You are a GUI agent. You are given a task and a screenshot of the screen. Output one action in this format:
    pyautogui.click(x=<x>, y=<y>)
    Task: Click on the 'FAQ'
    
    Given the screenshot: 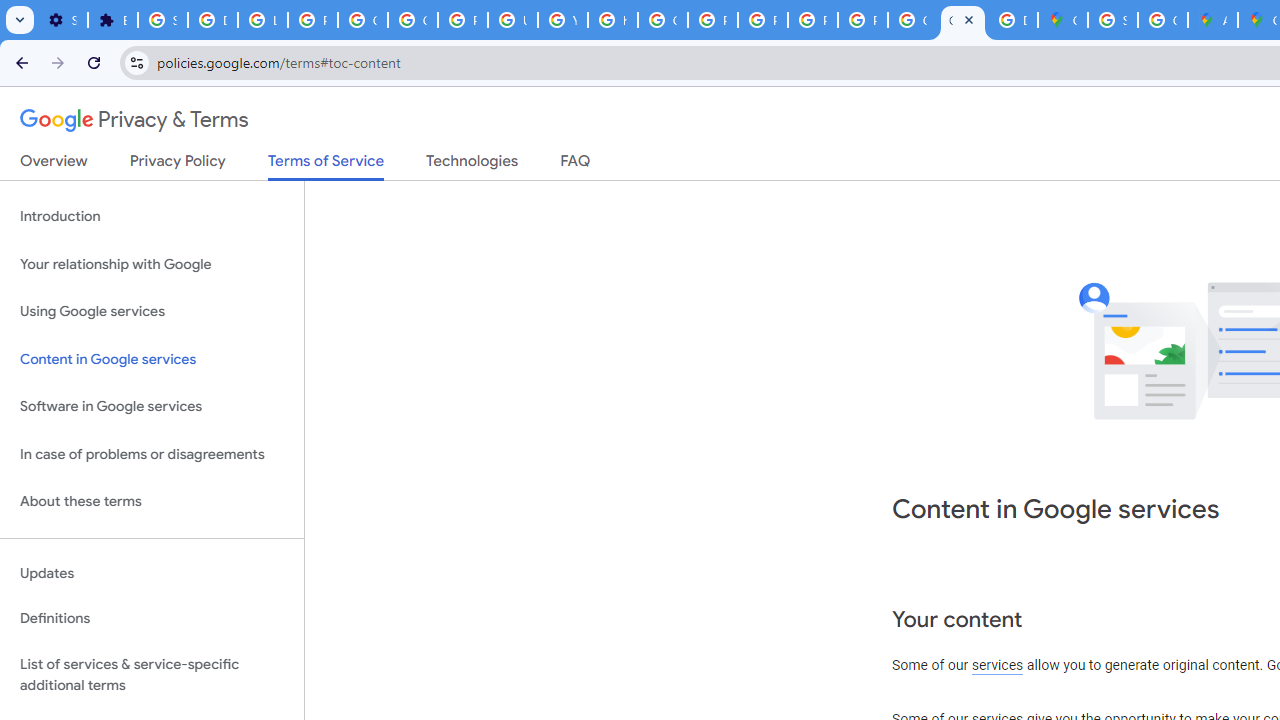 What is the action you would take?
    pyautogui.click(x=575, y=164)
    